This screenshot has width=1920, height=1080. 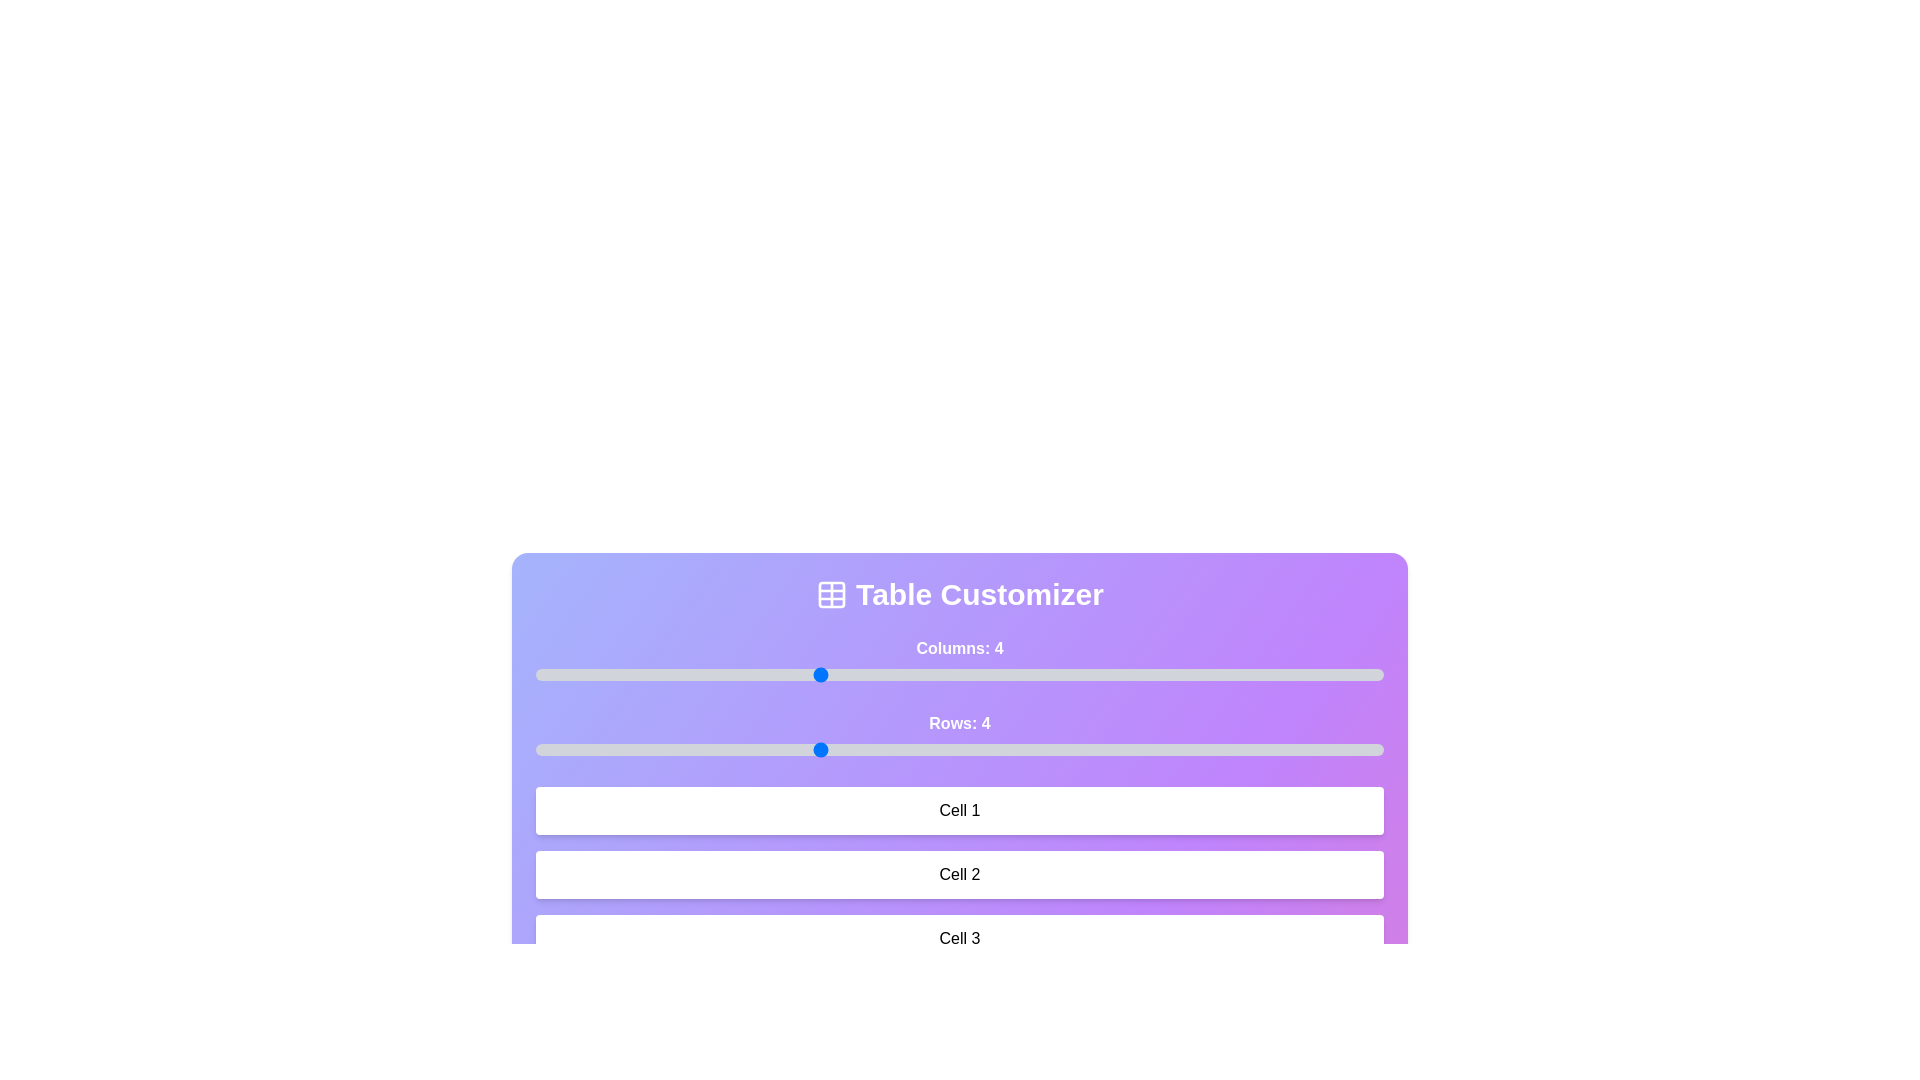 What do you see at coordinates (818, 675) in the screenshot?
I see `the column slider to set the number of columns to 4` at bounding box center [818, 675].